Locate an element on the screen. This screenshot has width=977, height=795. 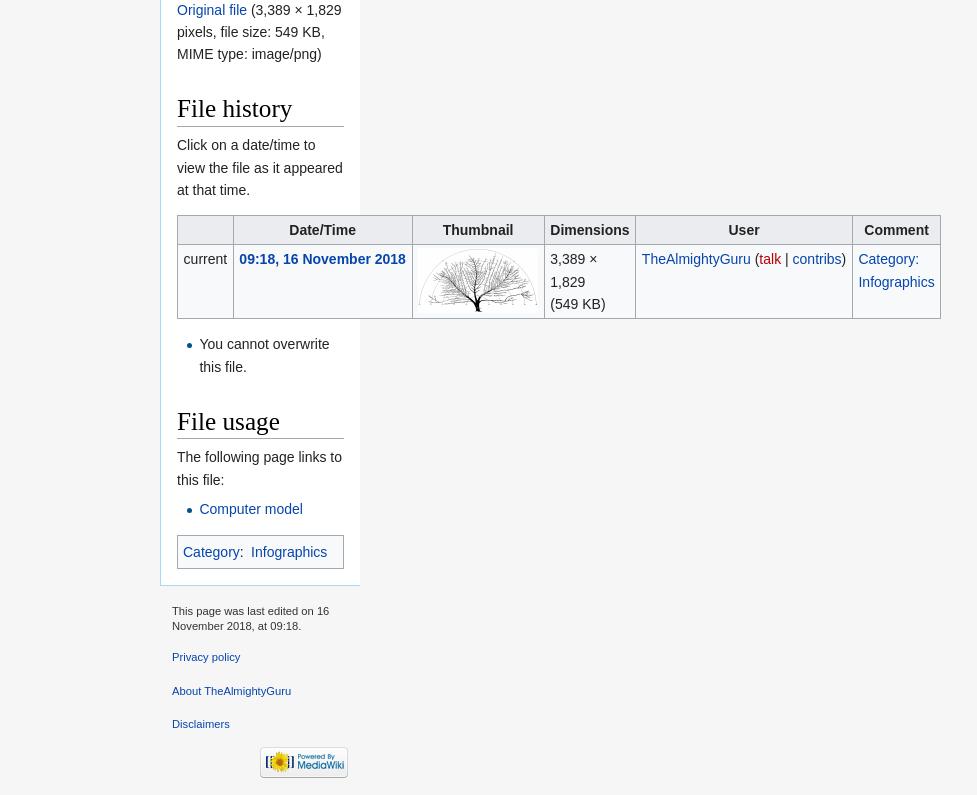
'Comment' is located at coordinates (895, 228).